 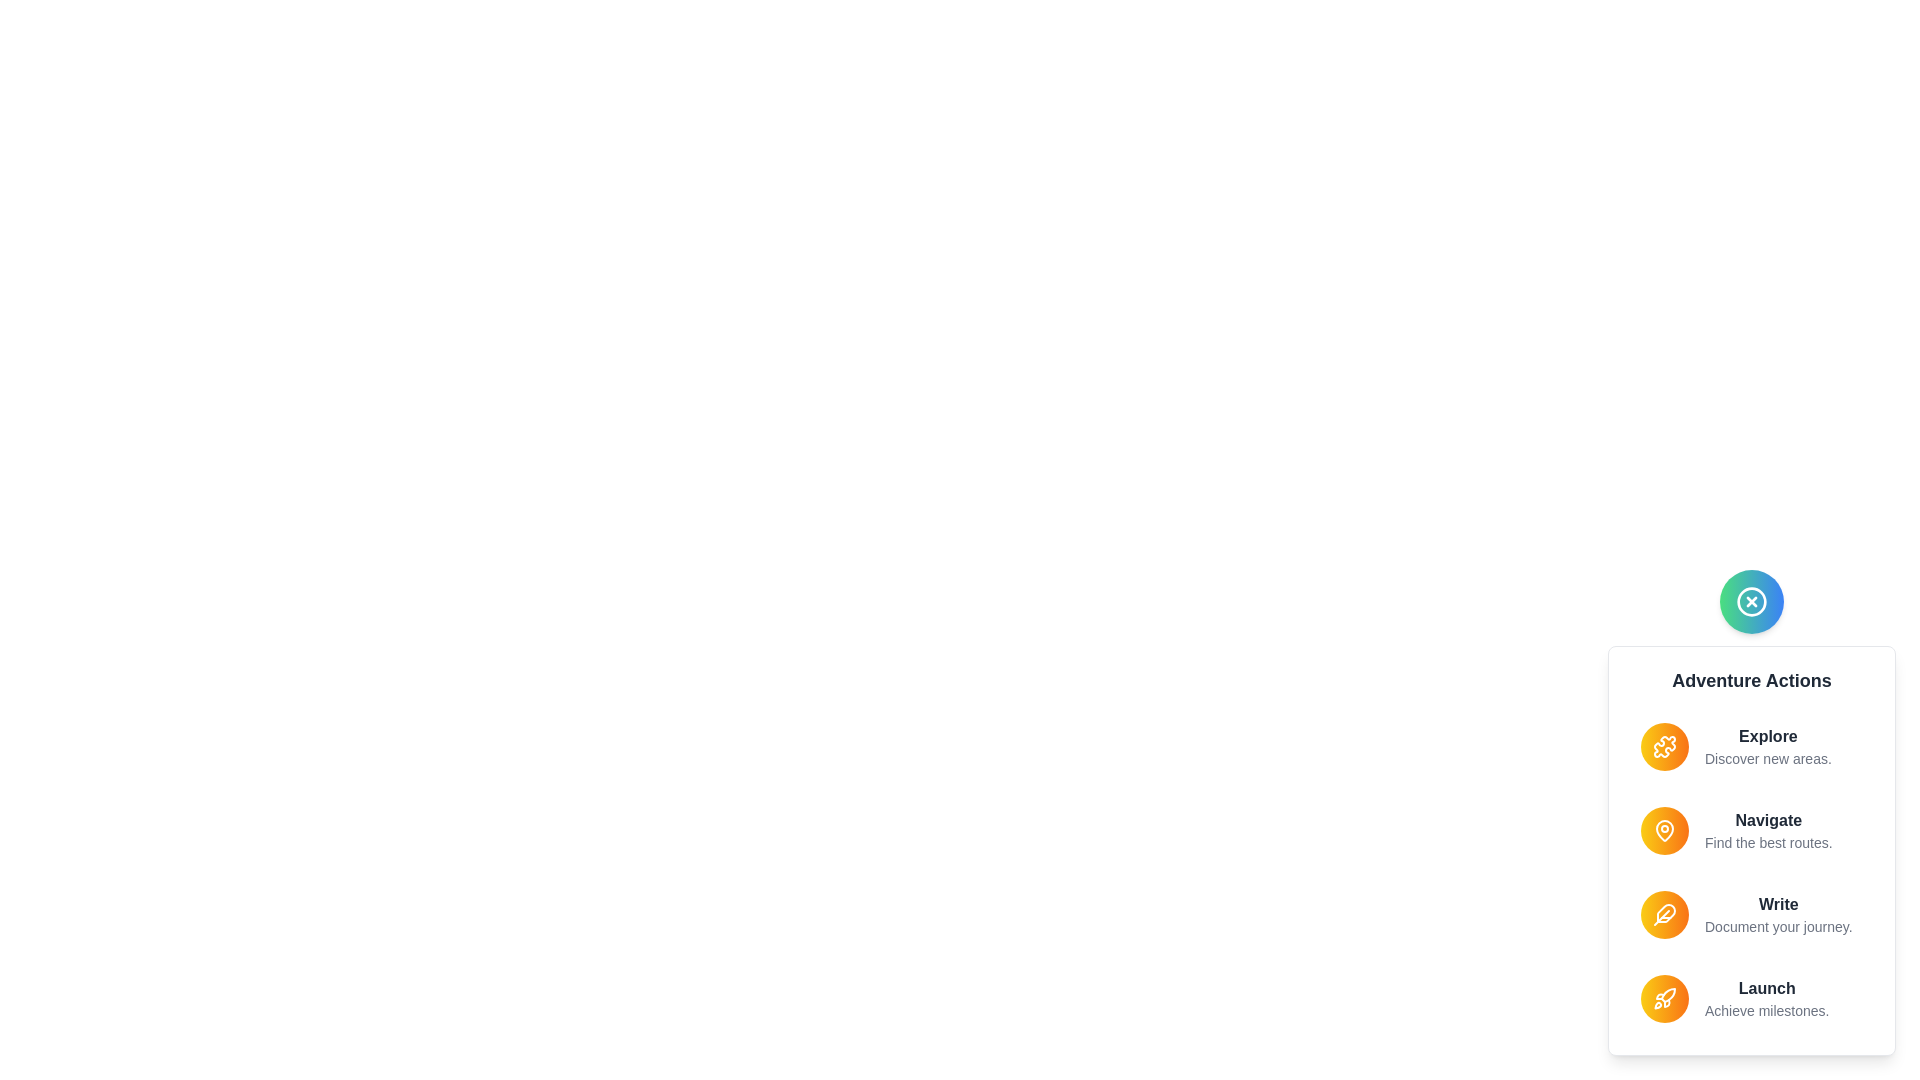 What do you see at coordinates (1751, 999) in the screenshot?
I see `the action Launch from the menu by clicking its respective item` at bounding box center [1751, 999].